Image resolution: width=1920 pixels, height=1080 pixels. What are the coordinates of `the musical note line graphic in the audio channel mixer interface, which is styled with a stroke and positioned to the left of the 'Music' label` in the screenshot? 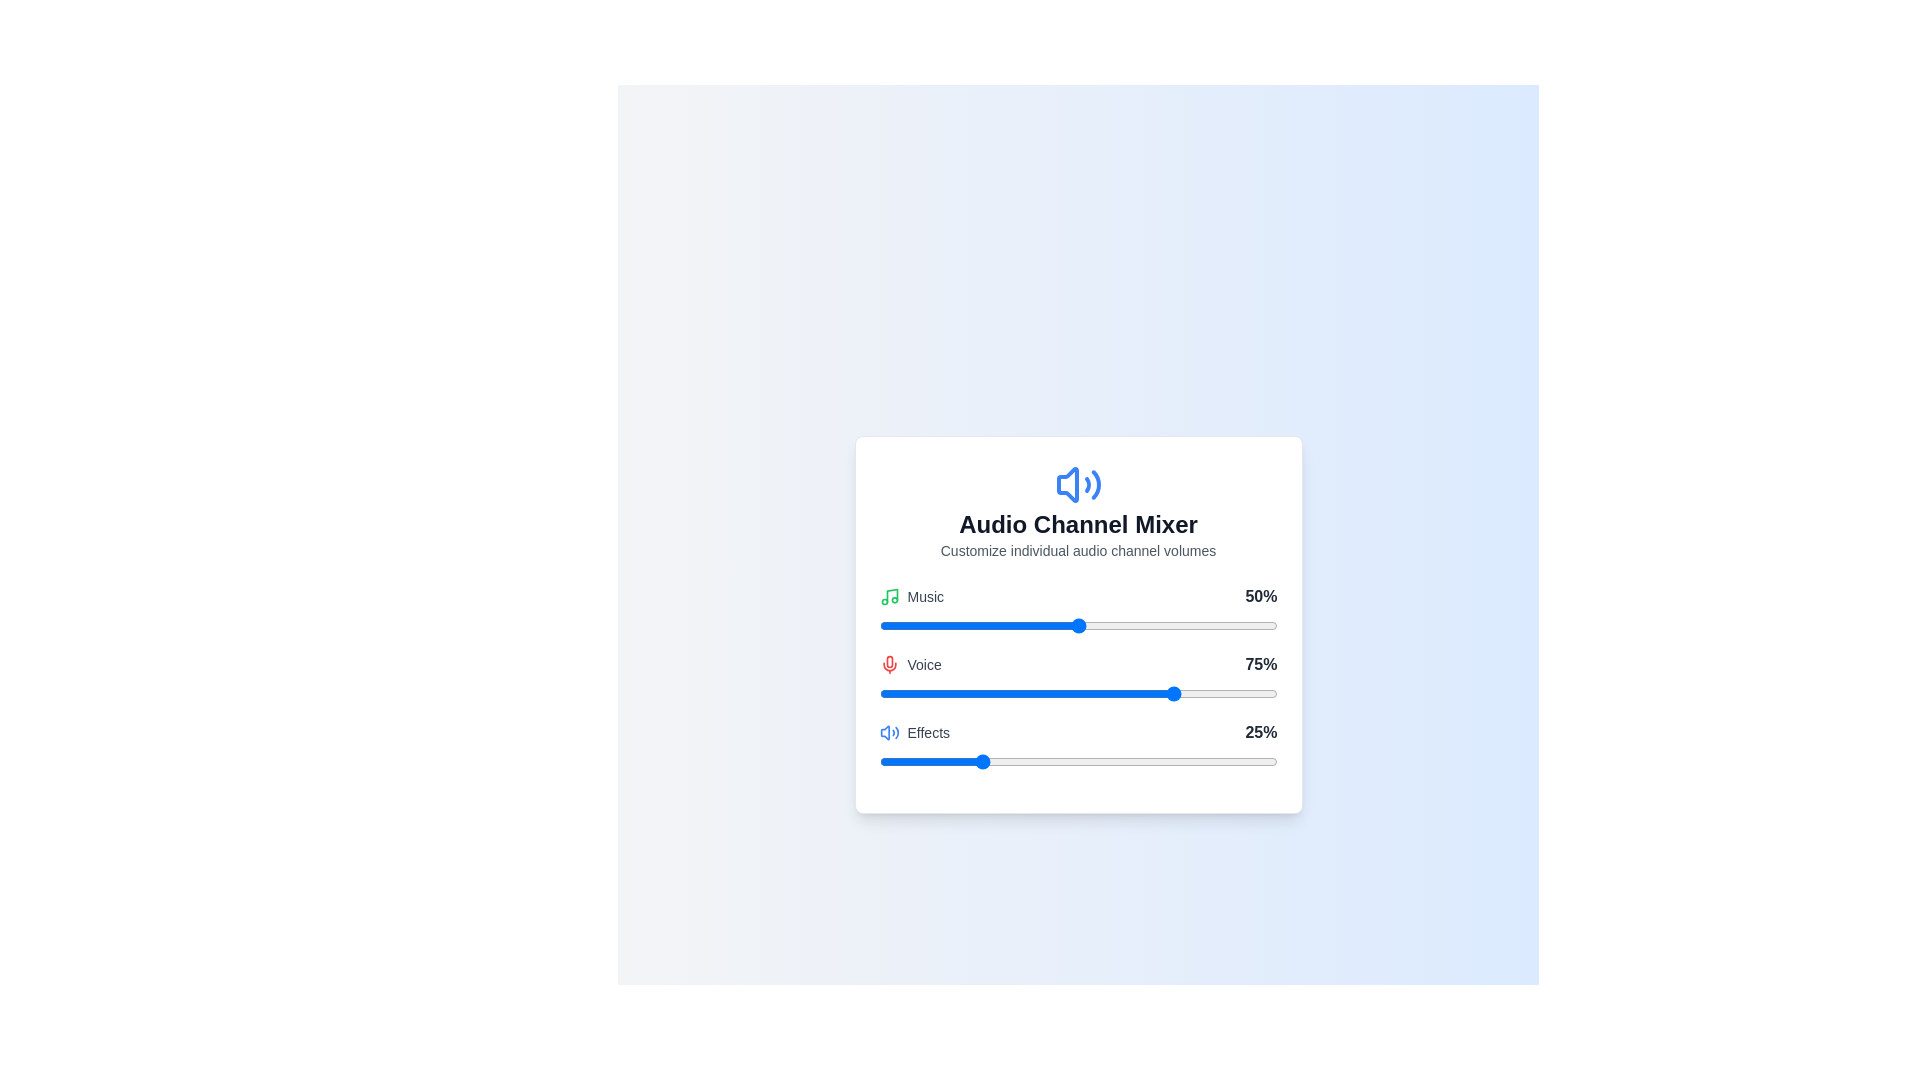 It's located at (891, 594).